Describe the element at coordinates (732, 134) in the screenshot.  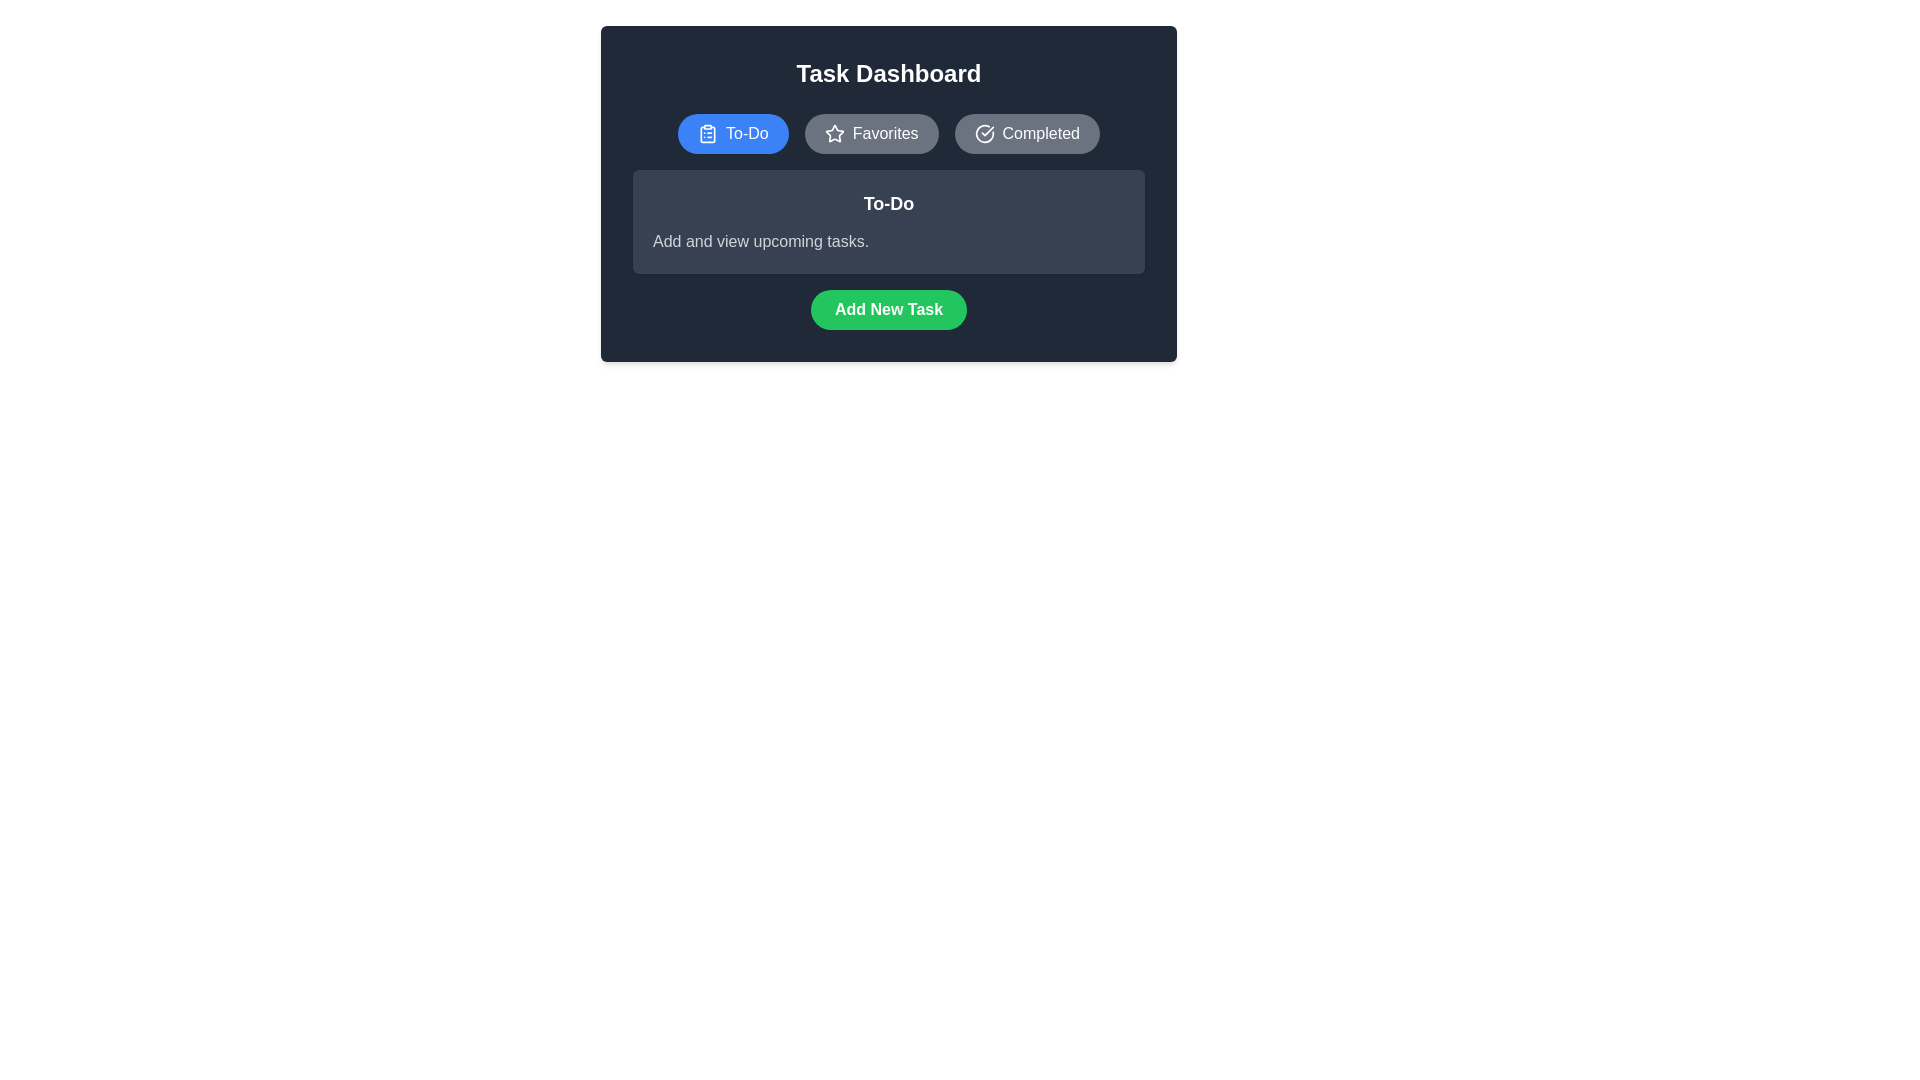
I see `the To-Do tab by clicking on the corresponding button` at that location.